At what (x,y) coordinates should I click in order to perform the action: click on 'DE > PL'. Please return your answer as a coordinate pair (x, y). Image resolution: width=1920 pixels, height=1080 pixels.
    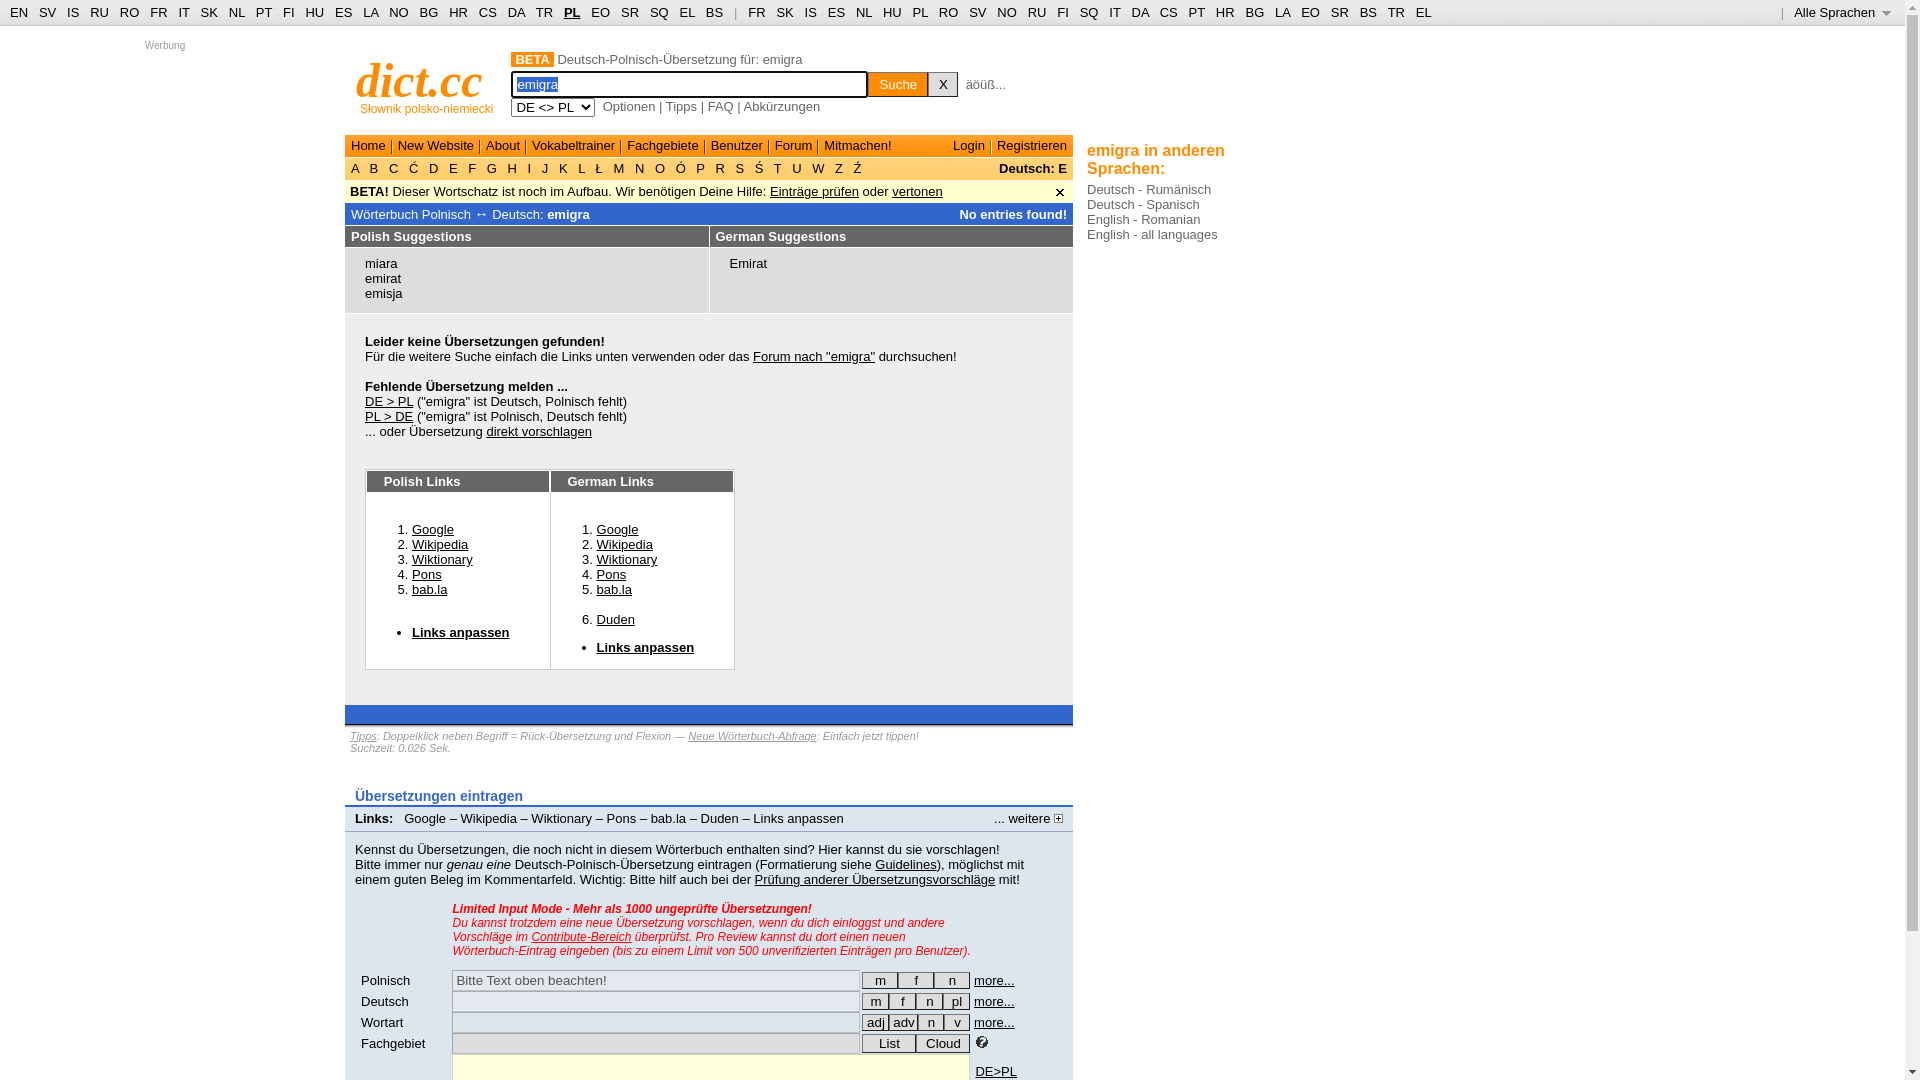
    Looking at the image, I should click on (388, 401).